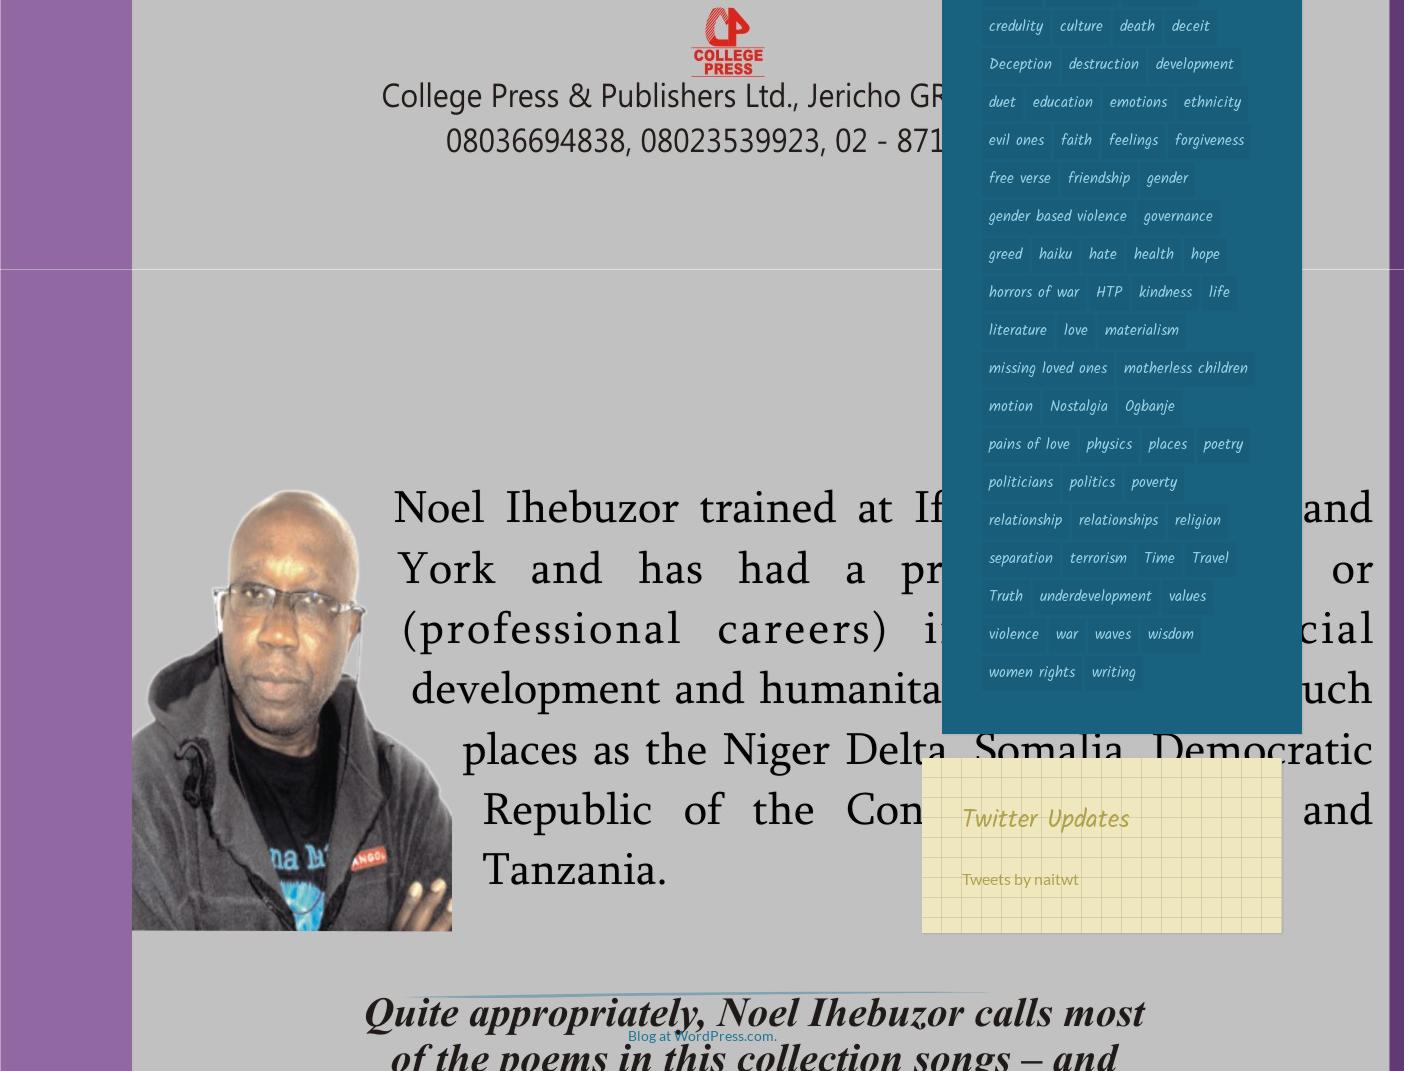 This screenshot has height=1071, width=1404. What do you see at coordinates (1091, 671) in the screenshot?
I see `'writing'` at bounding box center [1091, 671].